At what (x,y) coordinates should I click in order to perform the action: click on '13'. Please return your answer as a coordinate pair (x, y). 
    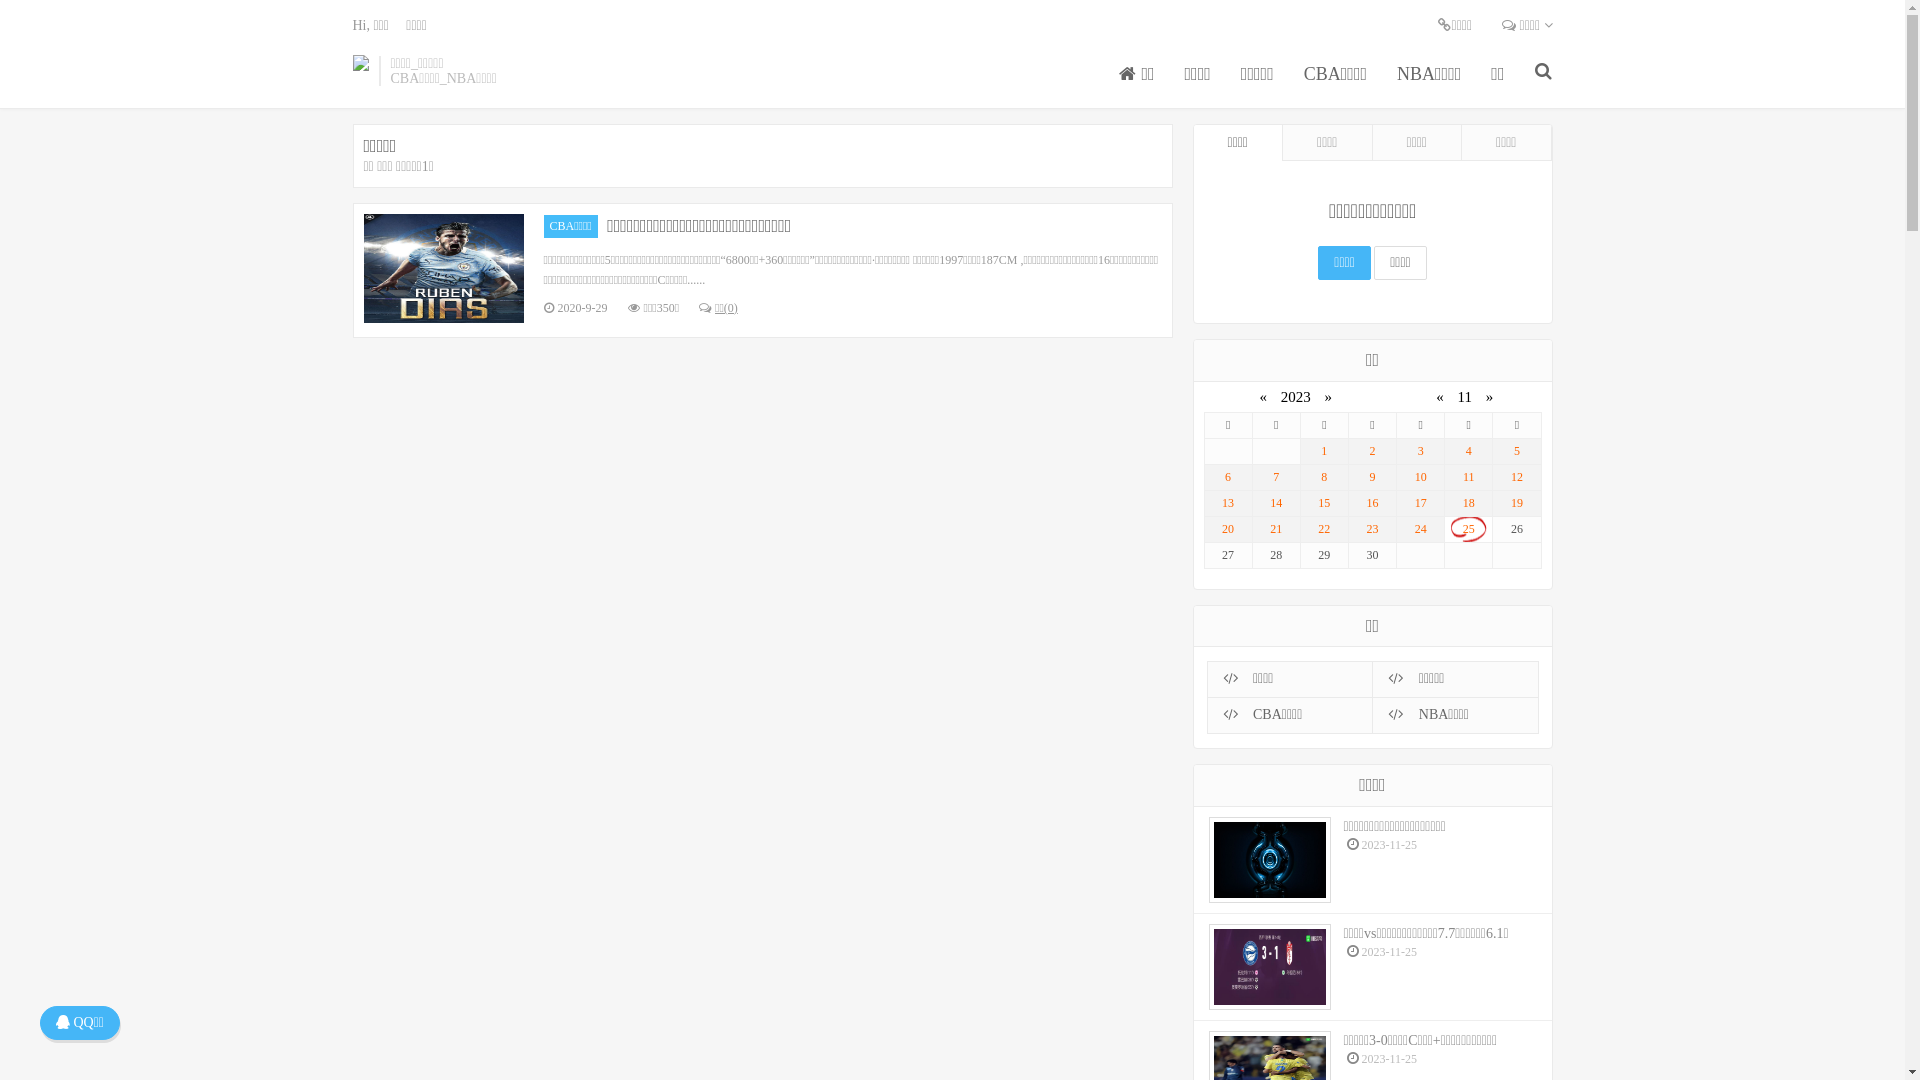
    Looking at the image, I should click on (1207, 502).